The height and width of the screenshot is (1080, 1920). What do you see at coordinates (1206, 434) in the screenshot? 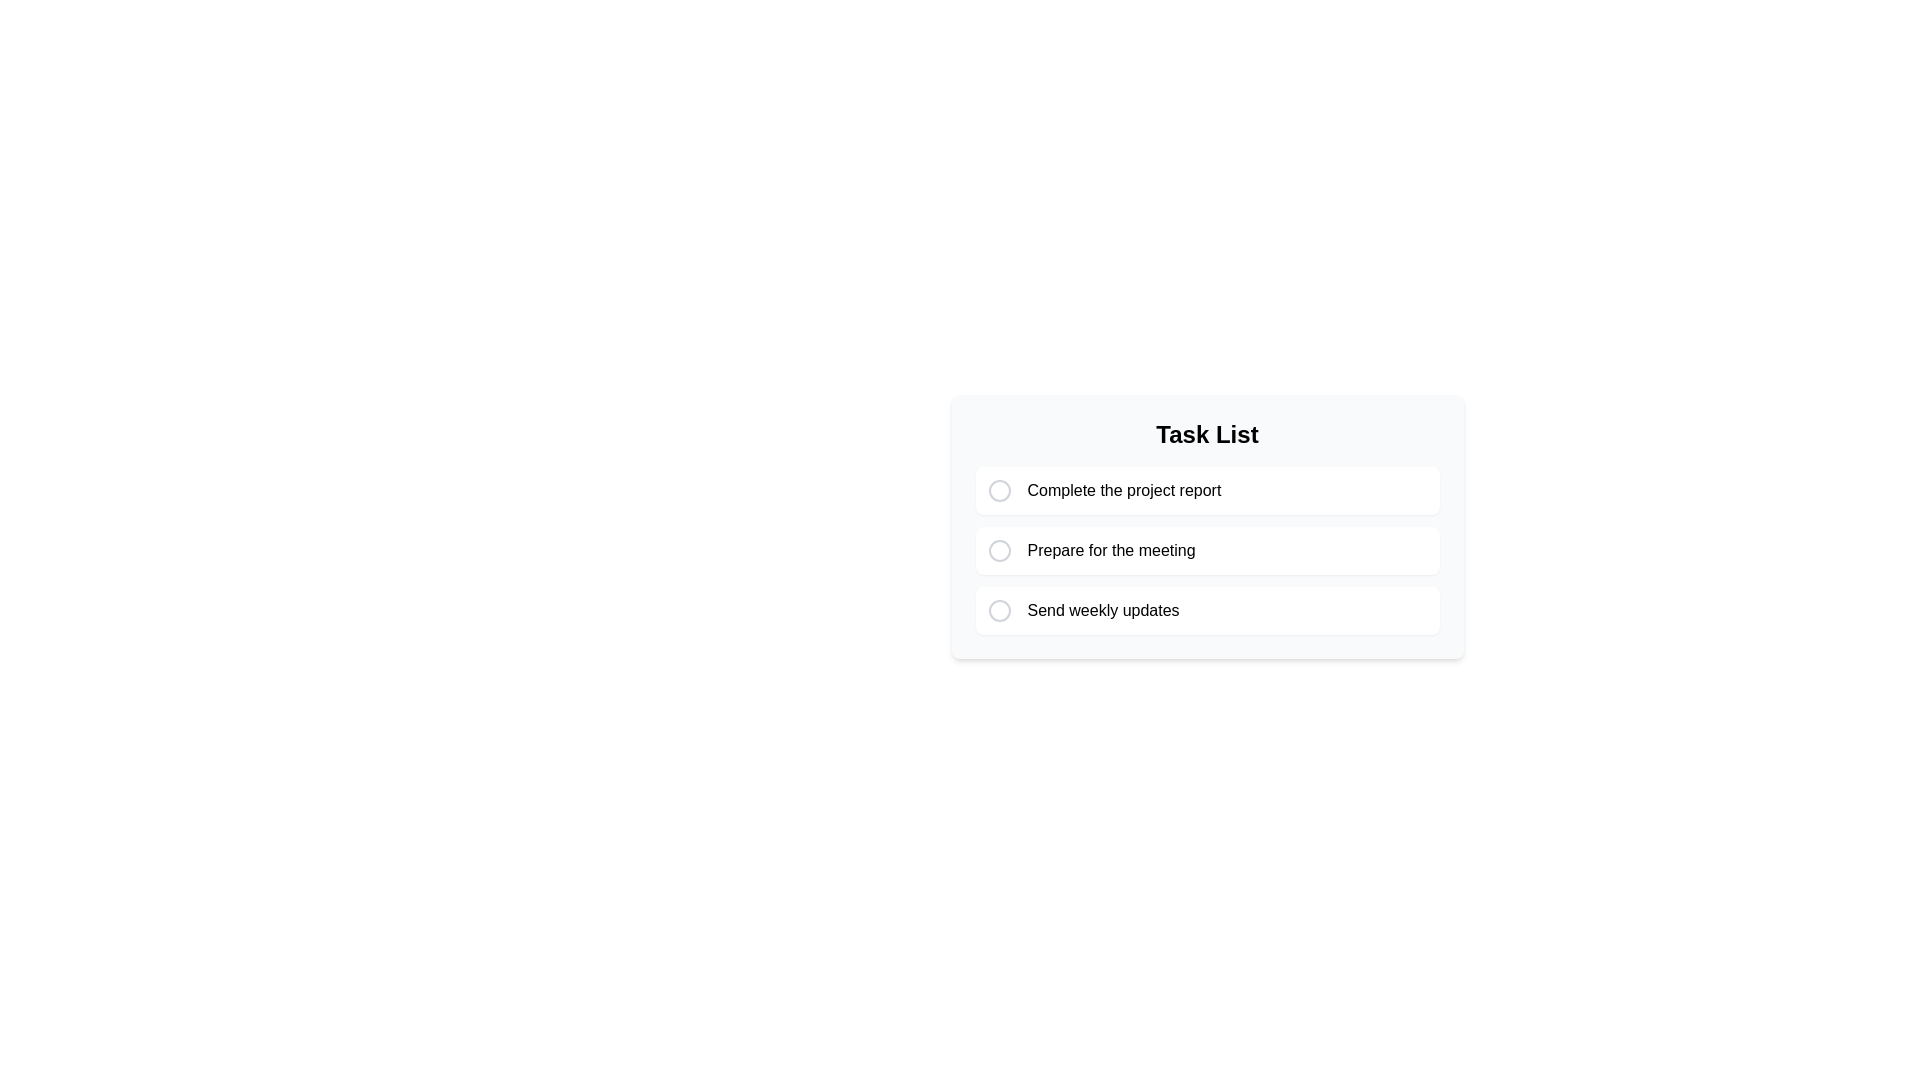
I see `the text label that serves as a heading for the section and is positioned above the task items` at bounding box center [1206, 434].